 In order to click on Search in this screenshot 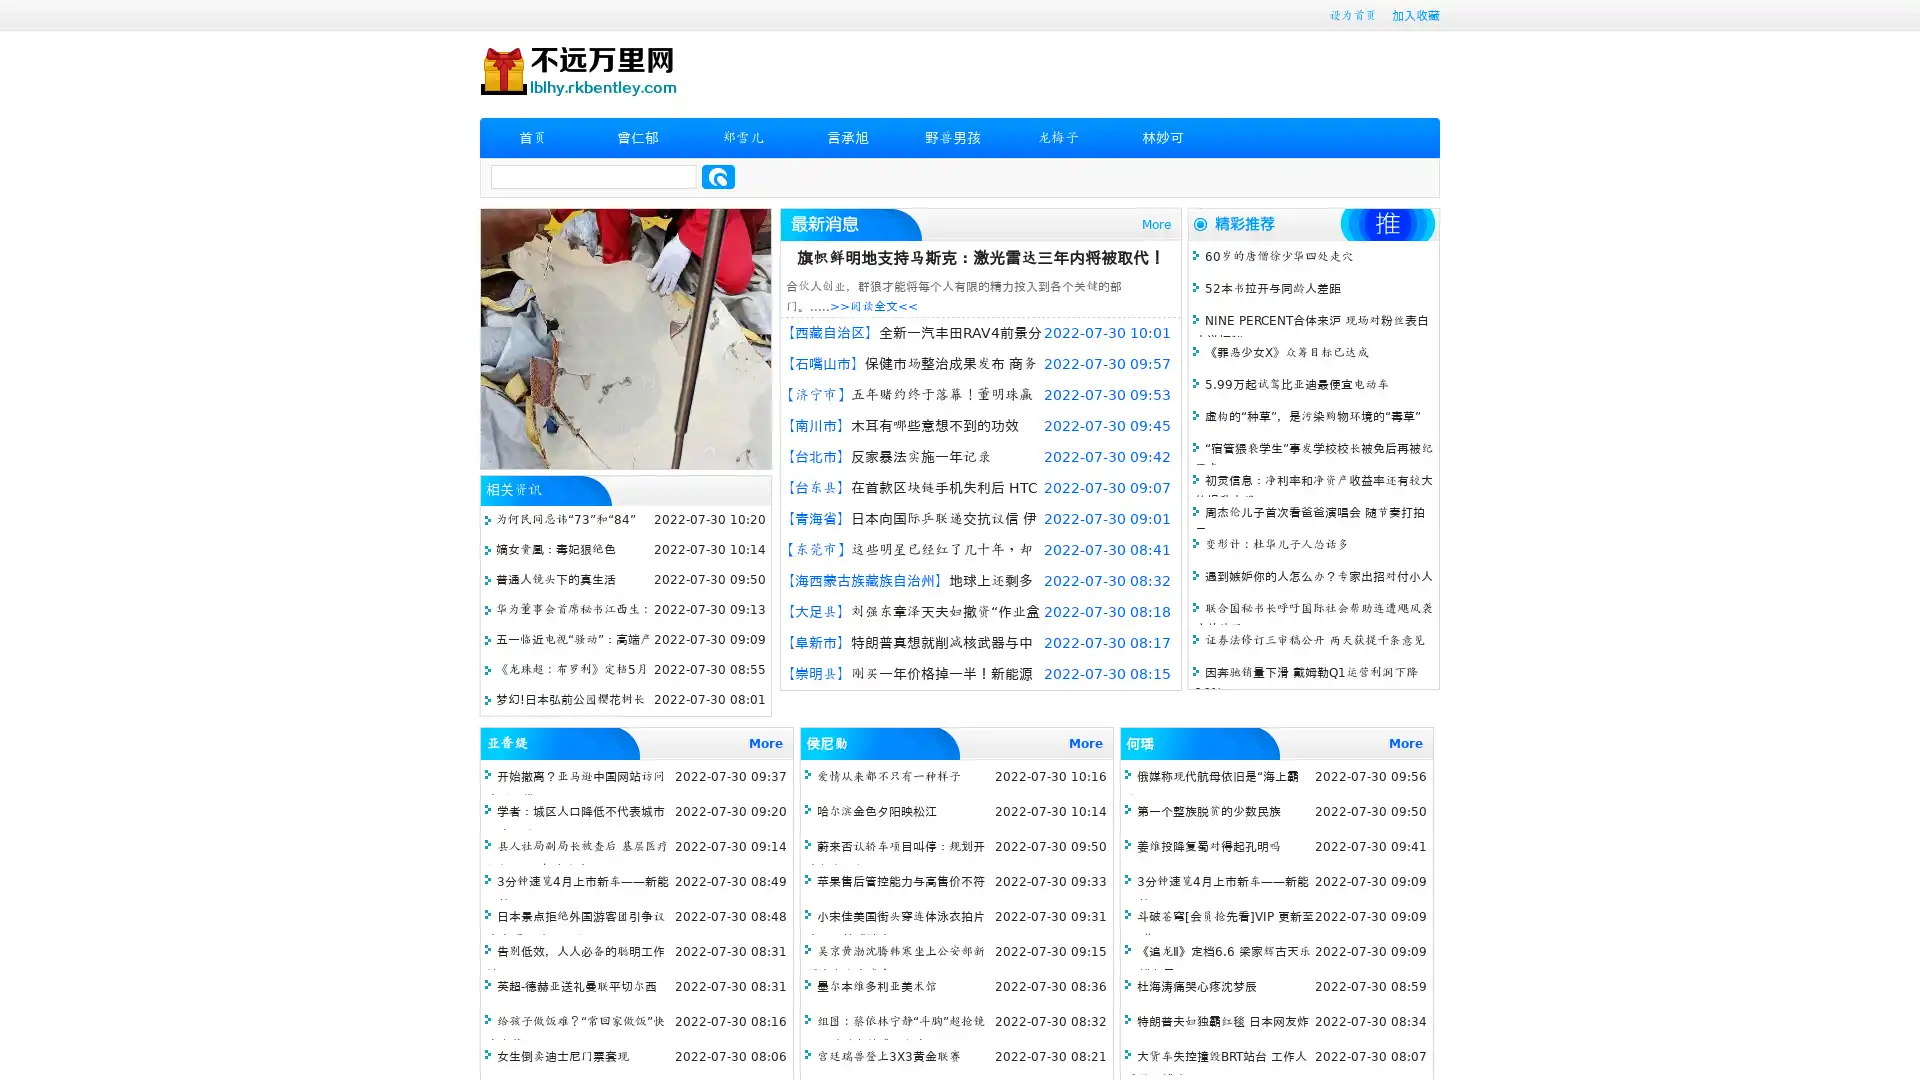, I will do `click(718, 176)`.